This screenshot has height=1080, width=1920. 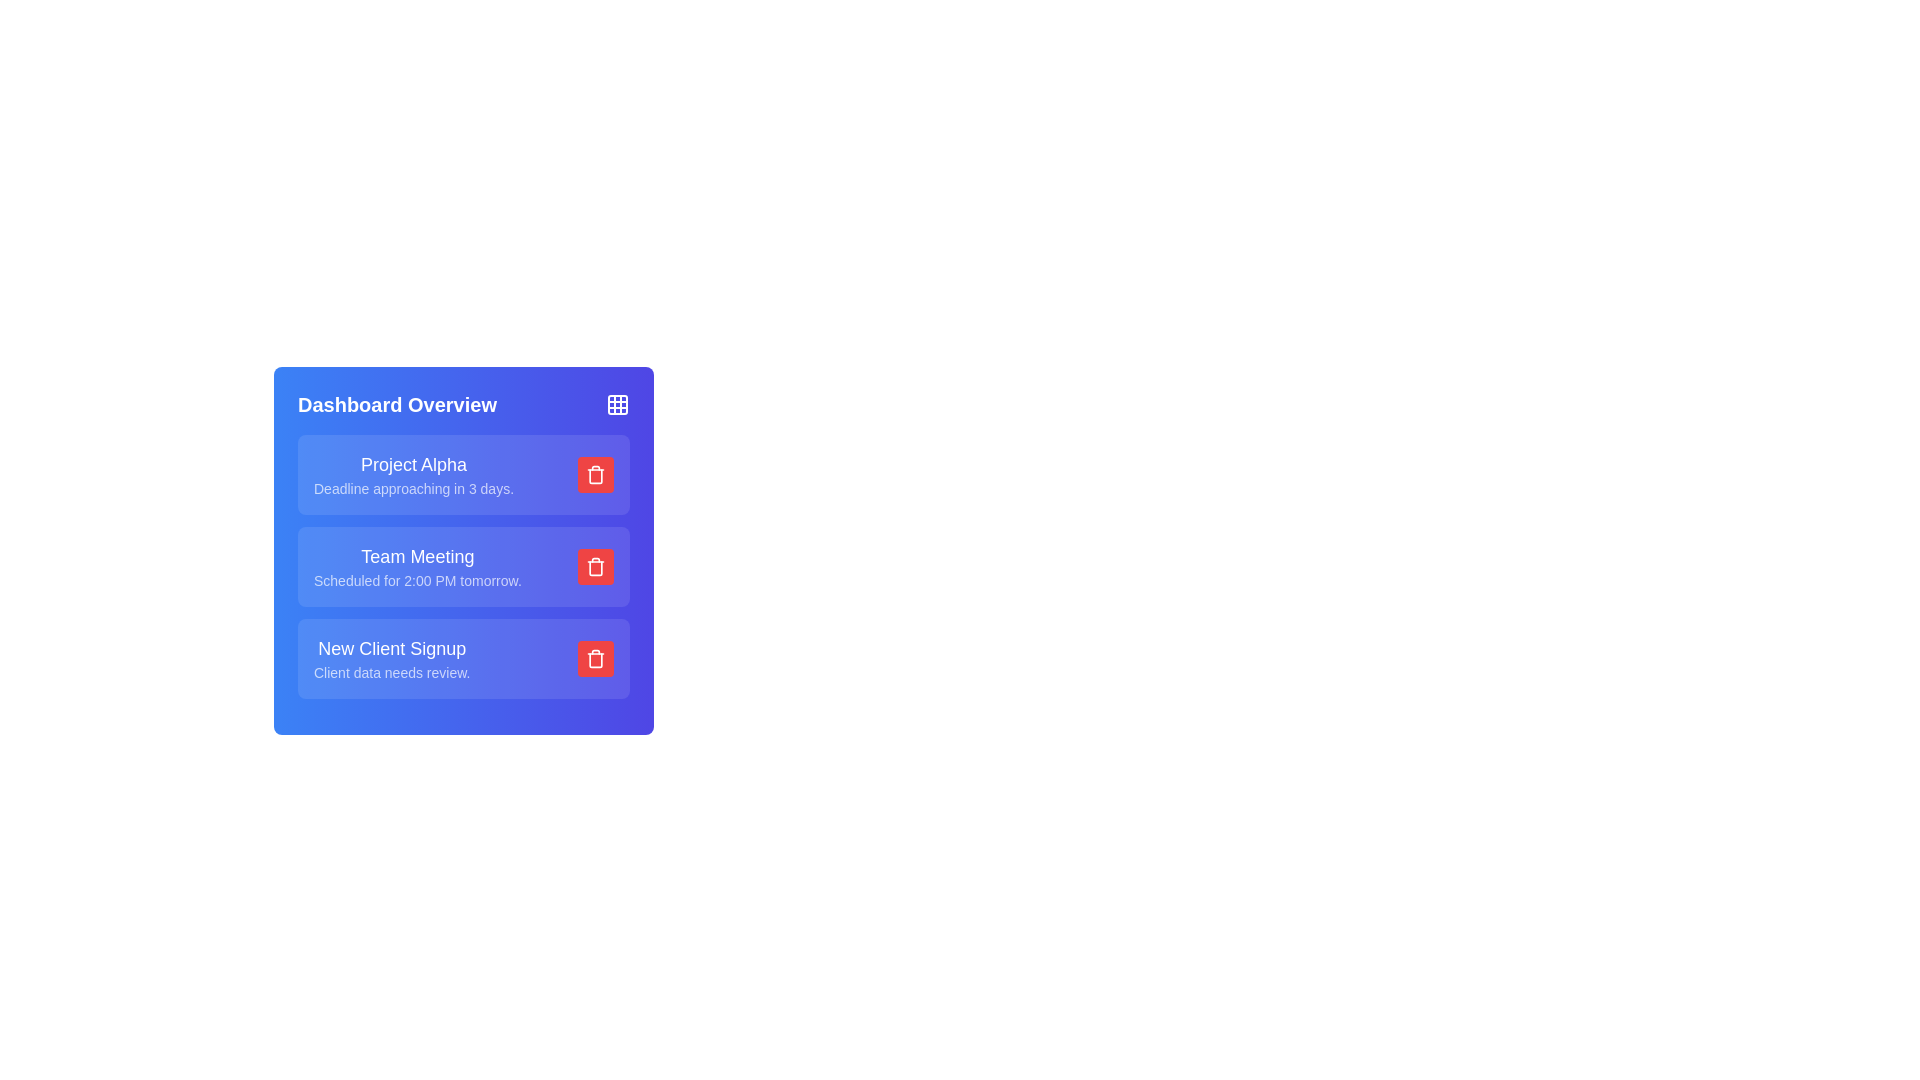 What do you see at coordinates (412, 489) in the screenshot?
I see `the Text Label that informs users about the deadline status of the associated project, which is positioned below the 'Project Alpha' text in the first list item of the dashboard's content section` at bounding box center [412, 489].